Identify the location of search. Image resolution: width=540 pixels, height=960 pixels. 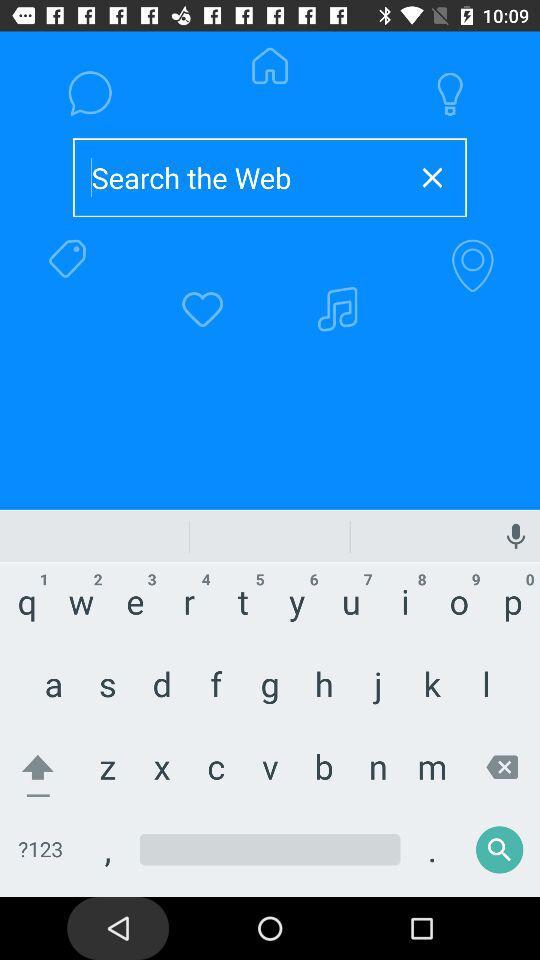
(238, 176).